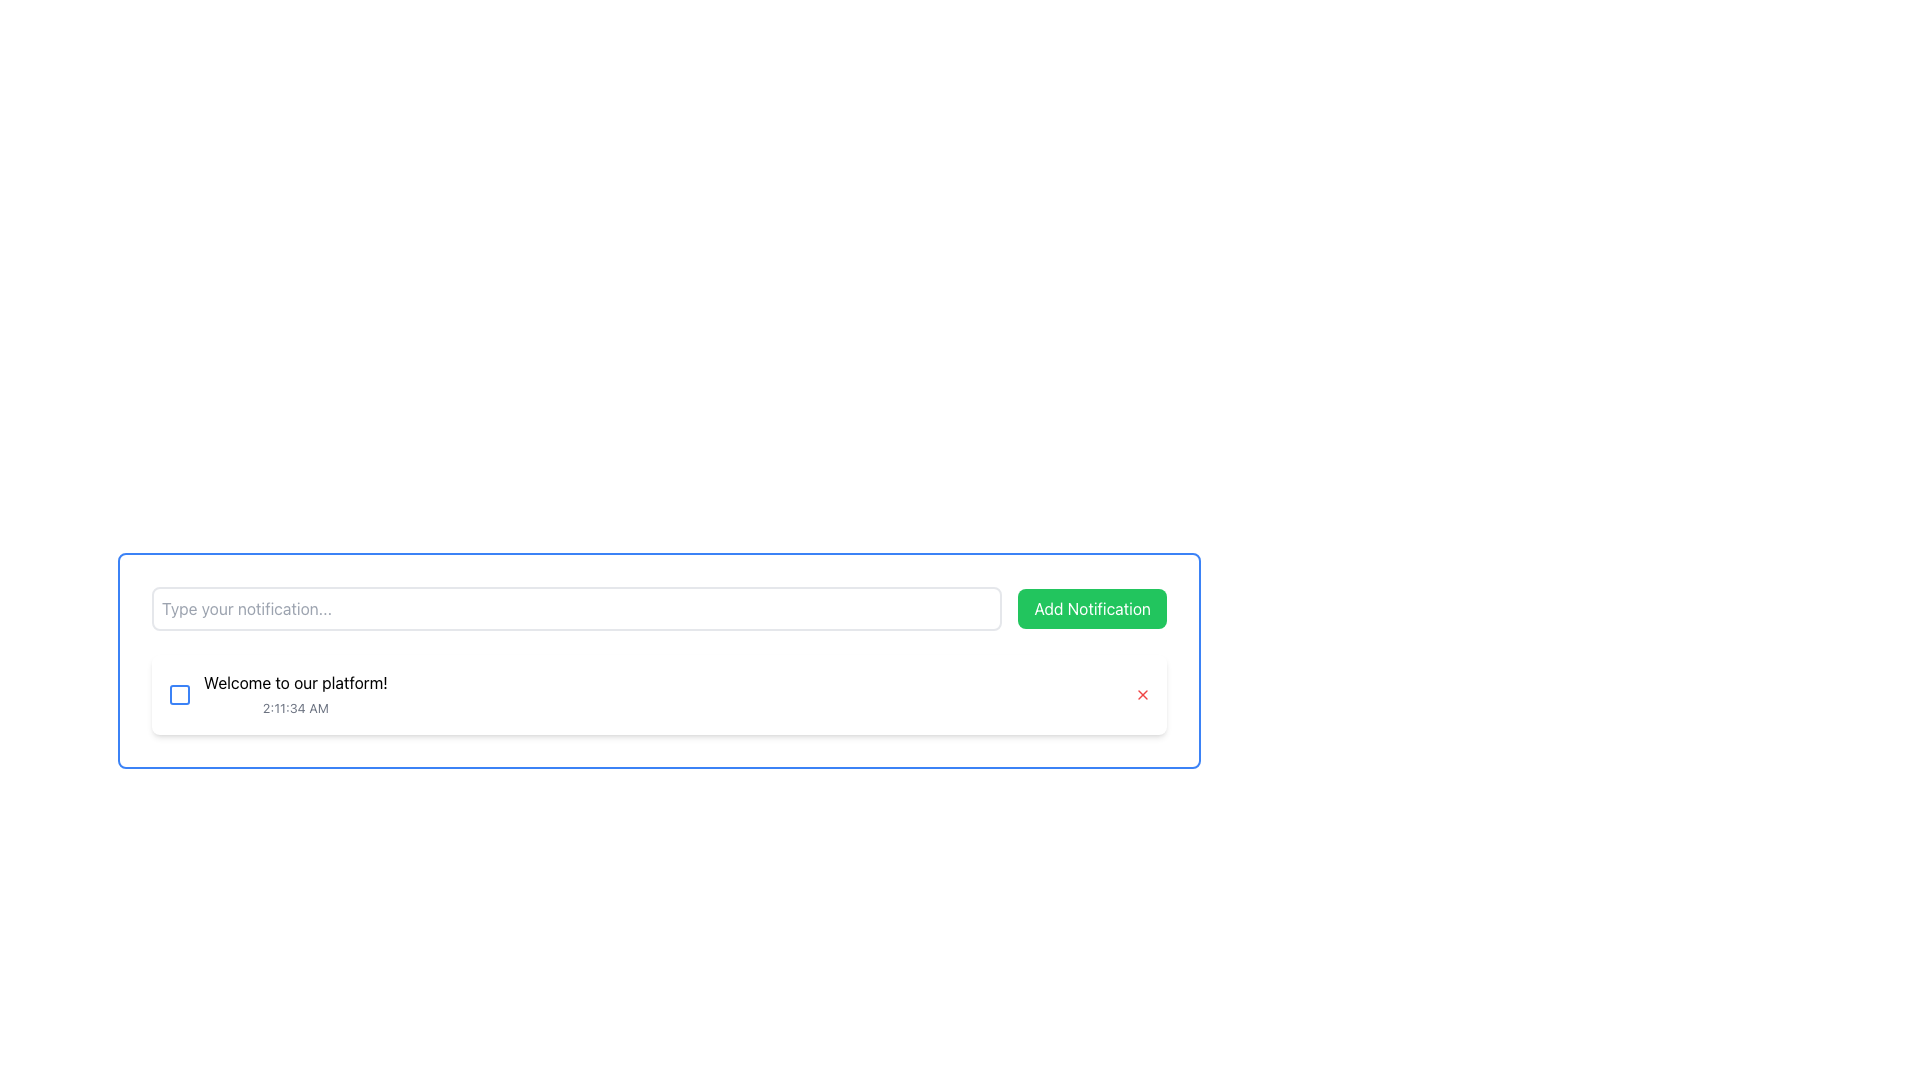 This screenshot has height=1080, width=1920. I want to click on the 'Add Notification' button, which is a green rectangular button with rounded corners, located to the right of a text input field, so click(1091, 608).